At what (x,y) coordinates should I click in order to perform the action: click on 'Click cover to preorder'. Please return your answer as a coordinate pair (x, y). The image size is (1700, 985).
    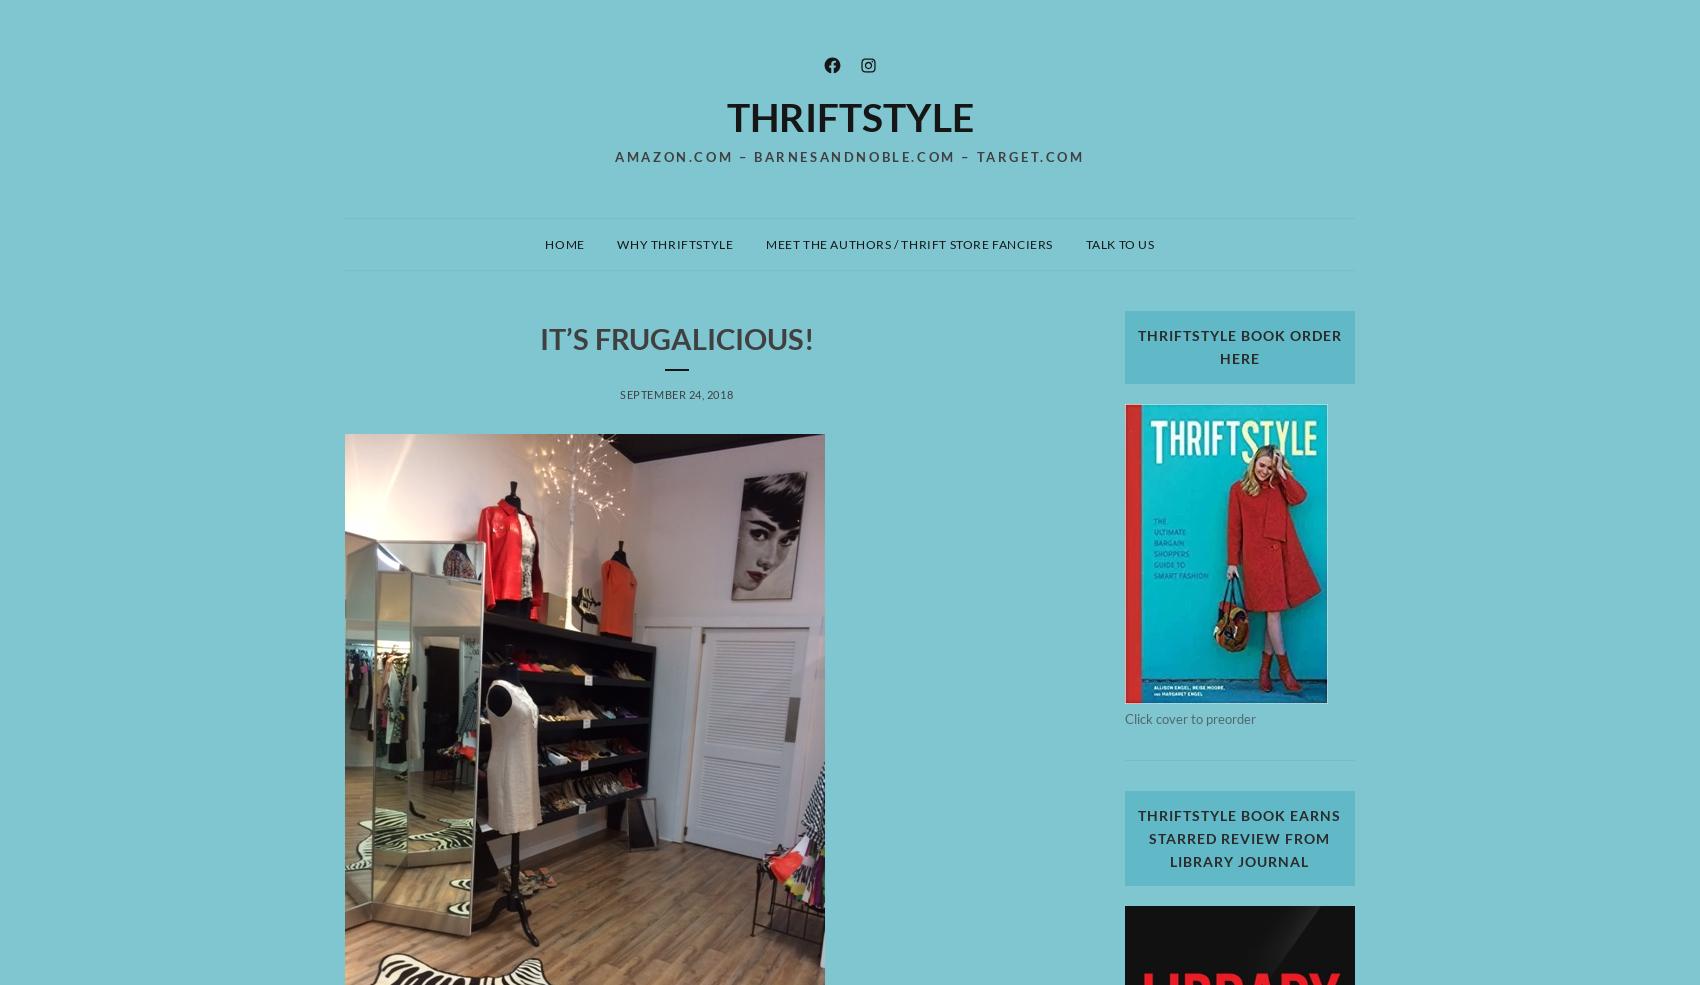
    Looking at the image, I should click on (1188, 717).